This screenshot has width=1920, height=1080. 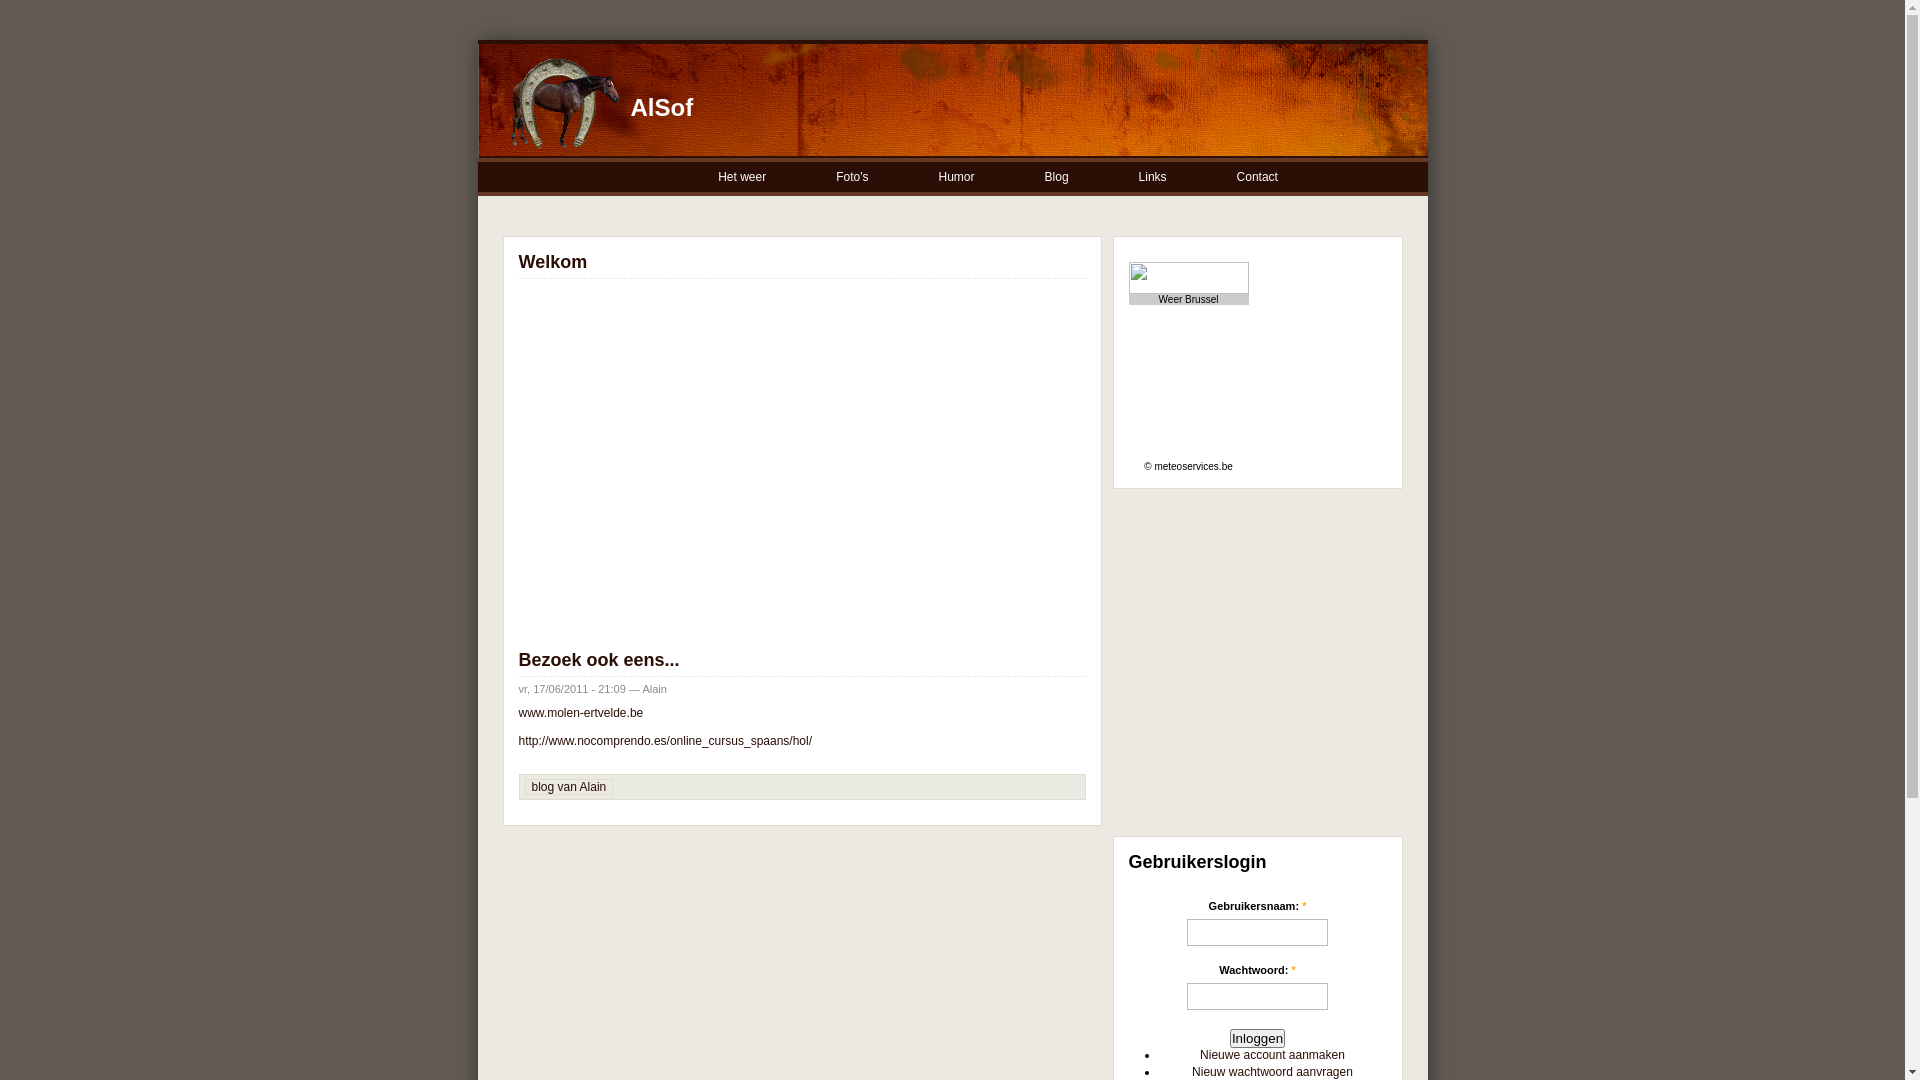 What do you see at coordinates (518, 659) in the screenshot?
I see `'Bezoek ook eens...'` at bounding box center [518, 659].